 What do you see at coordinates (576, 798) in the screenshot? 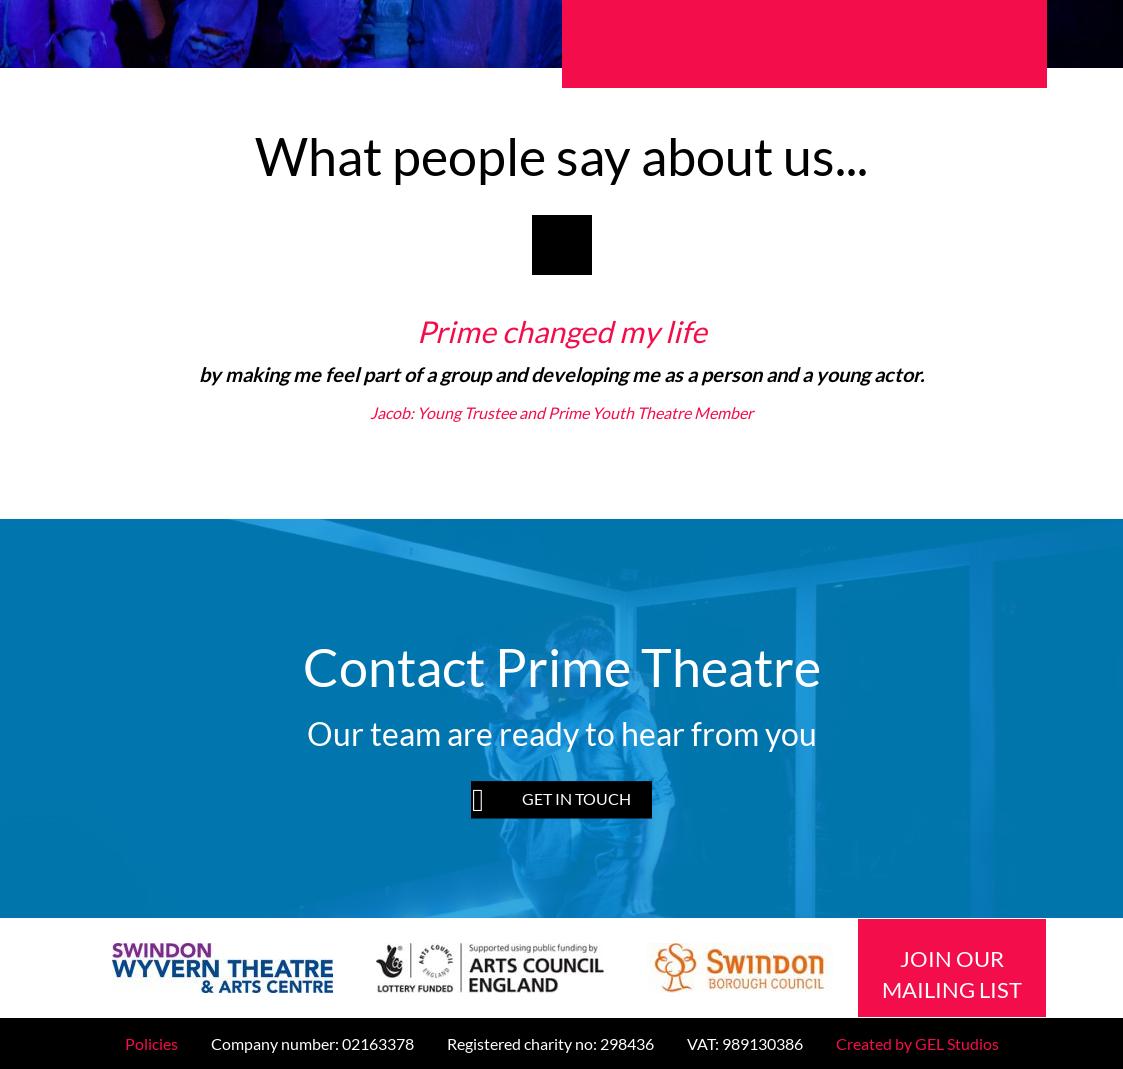
I see `'Get in touch'` at bounding box center [576, 798].